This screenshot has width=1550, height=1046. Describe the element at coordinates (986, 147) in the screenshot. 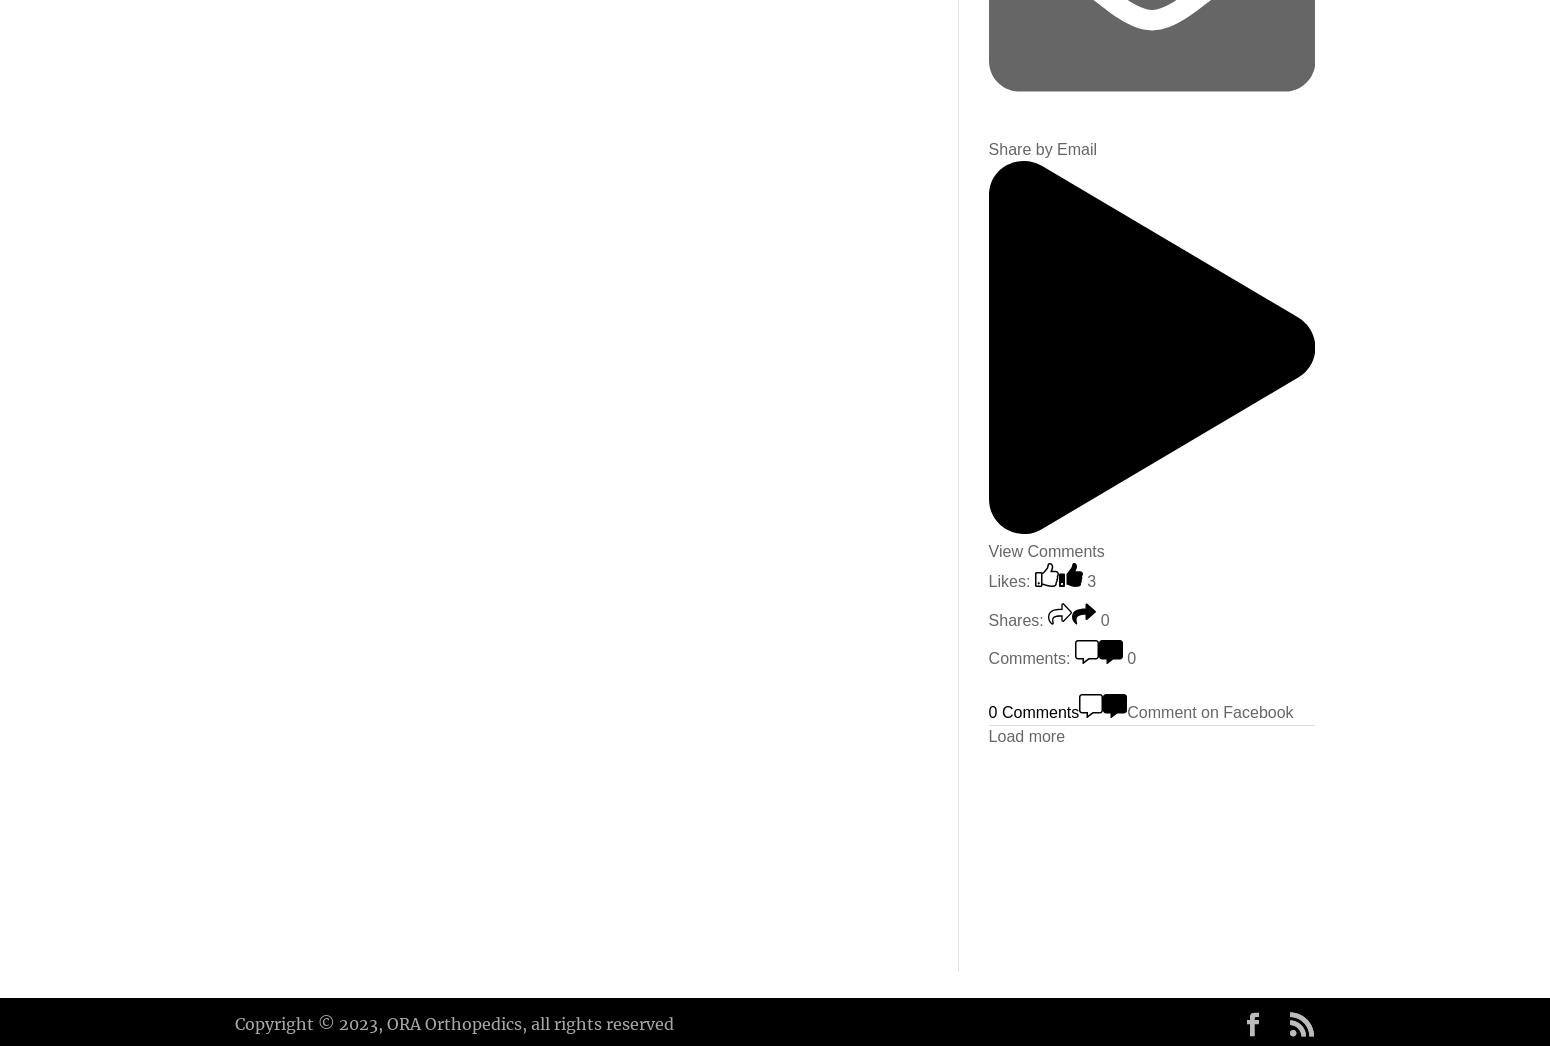

I see `'Share by Email'` at that location.